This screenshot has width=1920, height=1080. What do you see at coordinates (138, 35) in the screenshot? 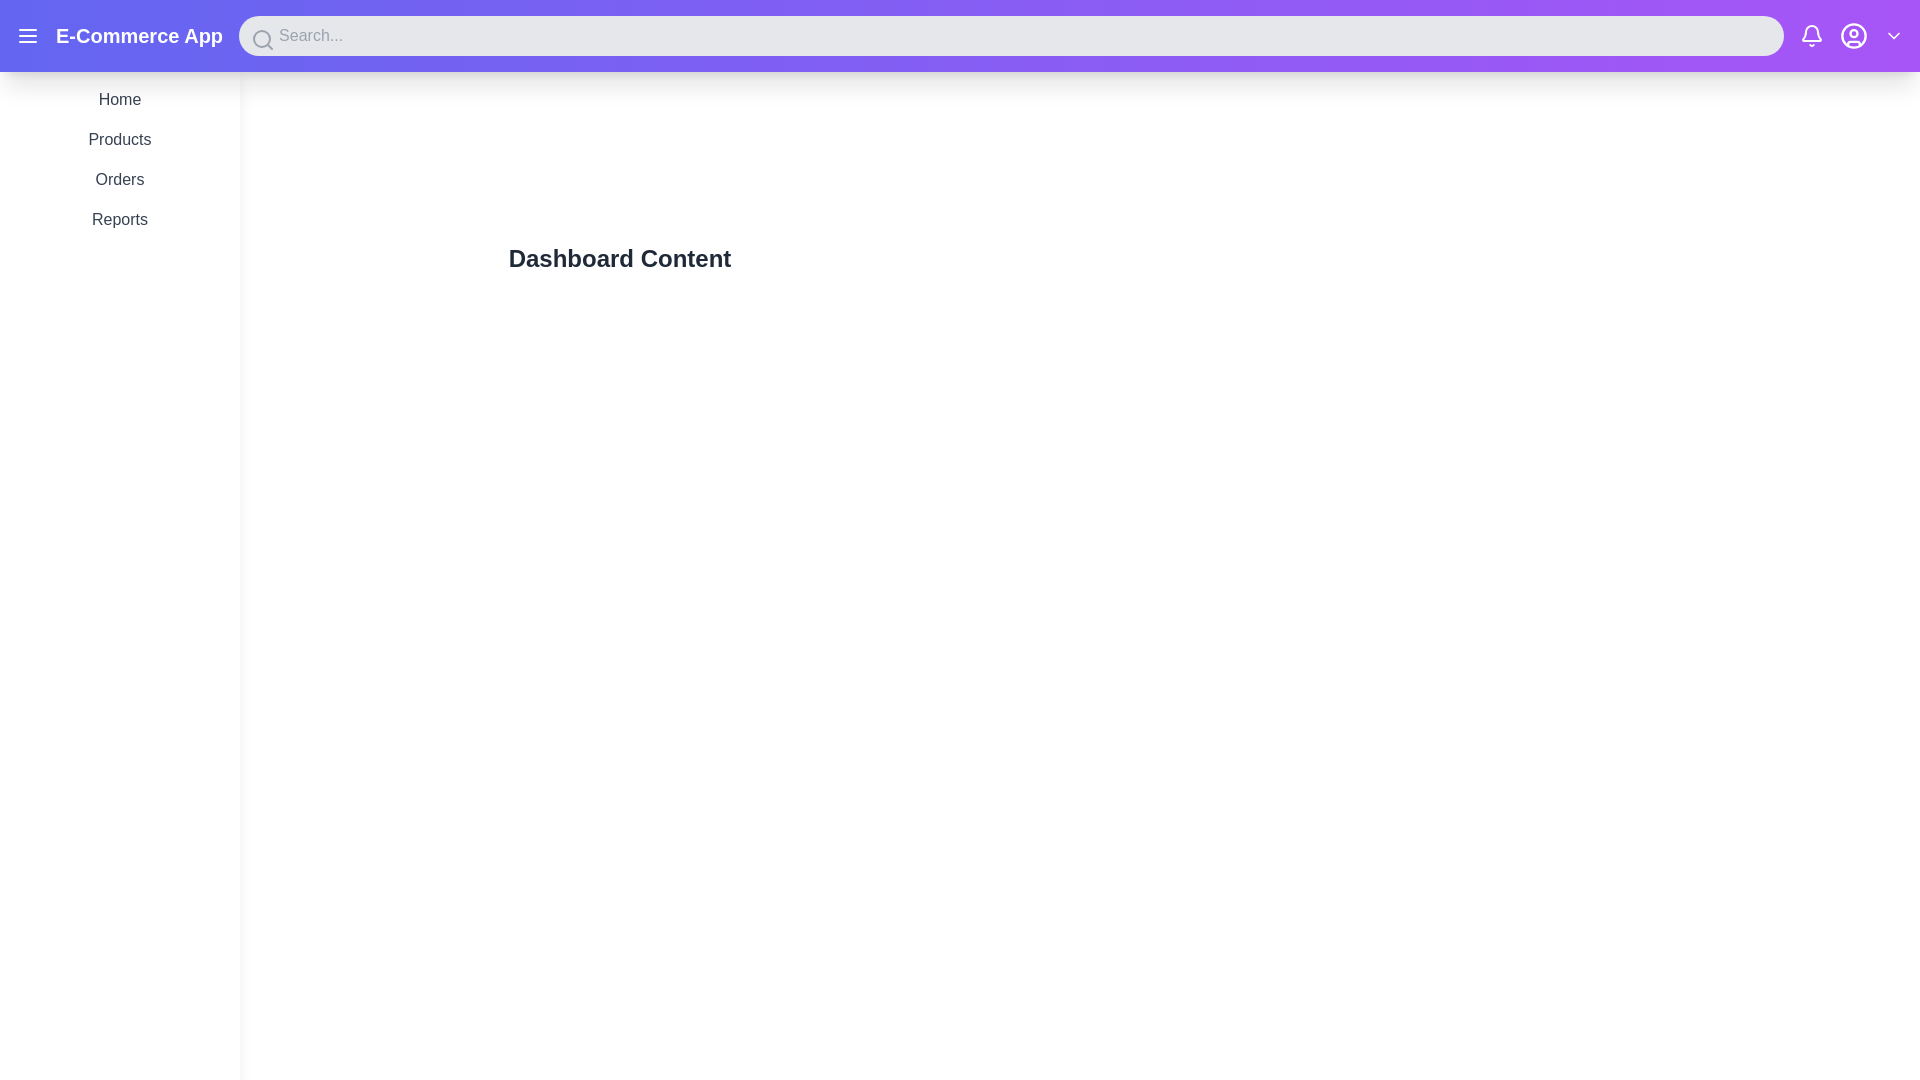
I see `the text label located in the header section of the application, which serves as a title or identification label` at bounding box center [138, 35].